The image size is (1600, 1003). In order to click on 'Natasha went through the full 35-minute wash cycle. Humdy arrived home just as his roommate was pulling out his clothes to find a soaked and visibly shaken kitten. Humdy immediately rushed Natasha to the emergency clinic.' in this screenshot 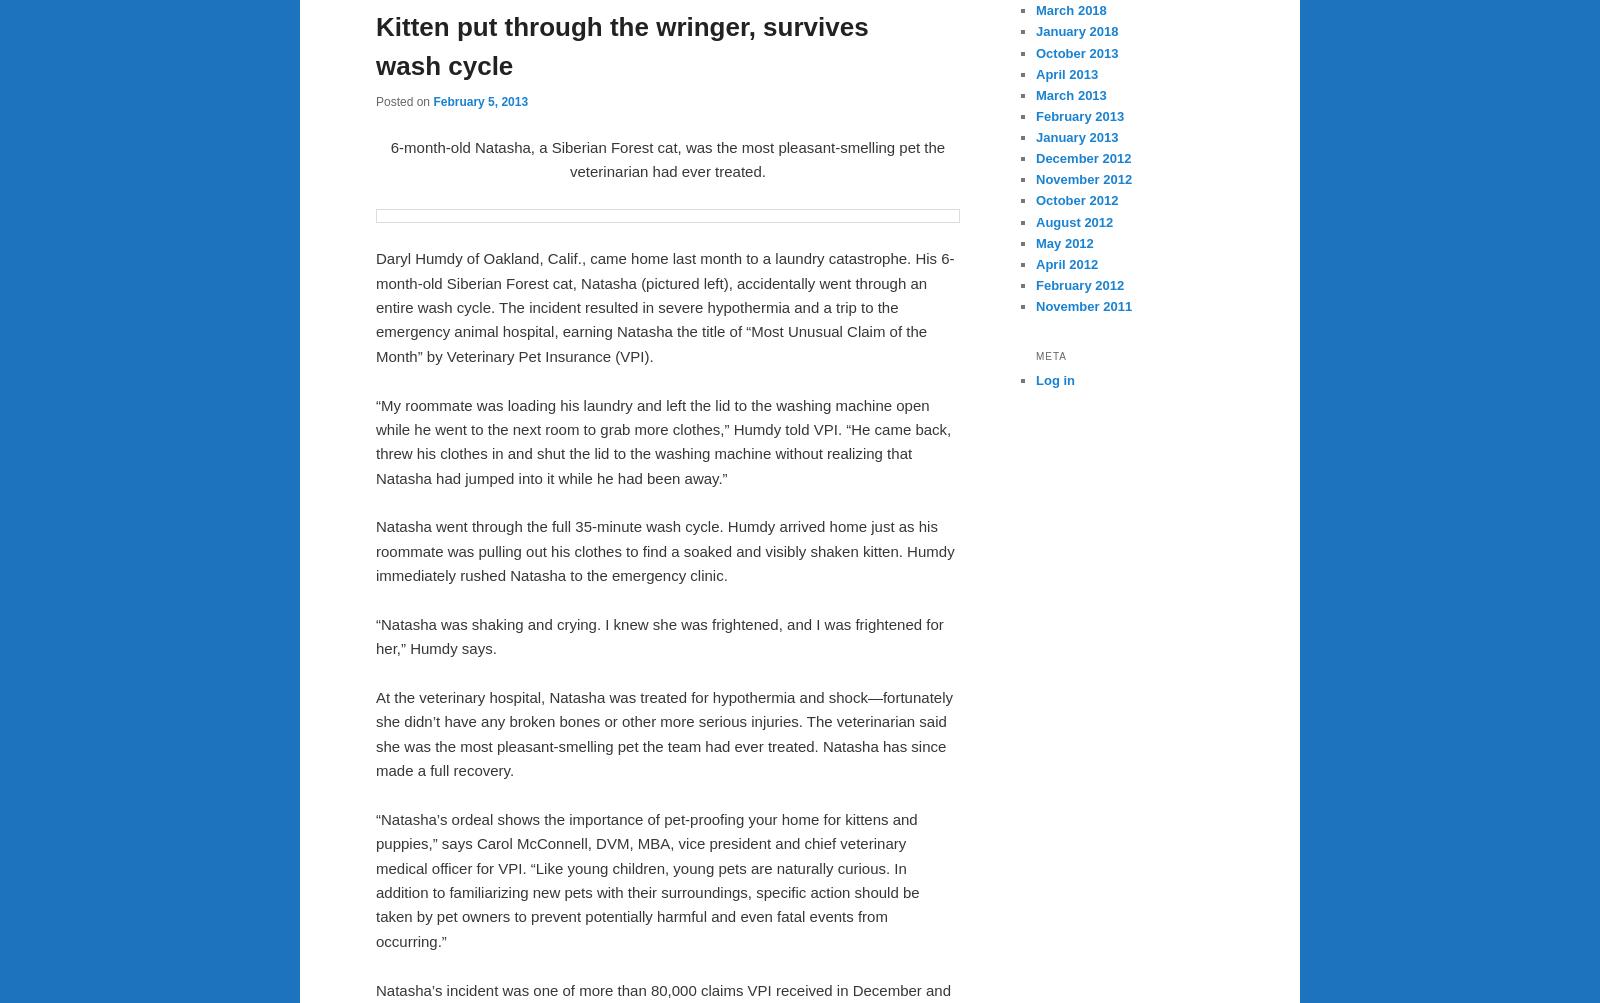, I will do `click(664, 550)`.